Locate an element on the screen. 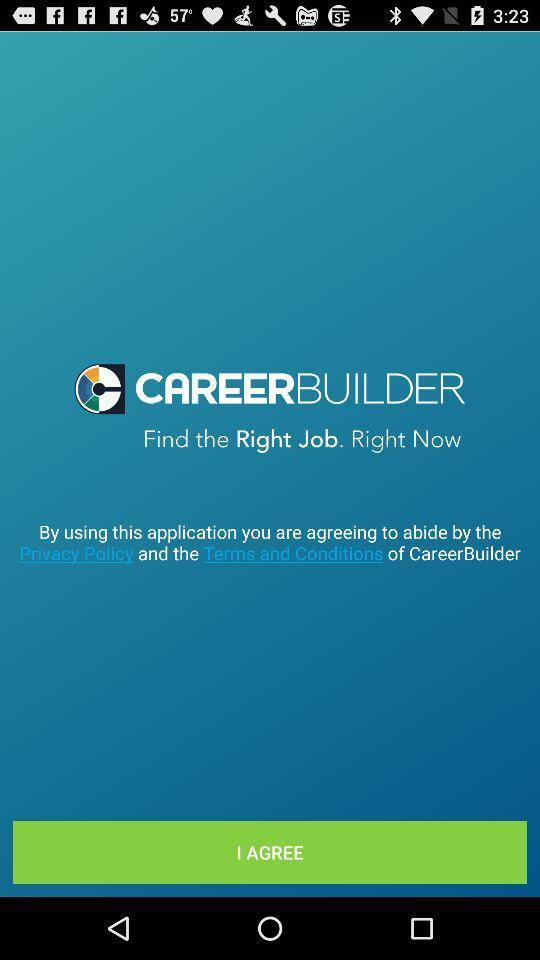  by using this item is located at coordinates (270, 542).